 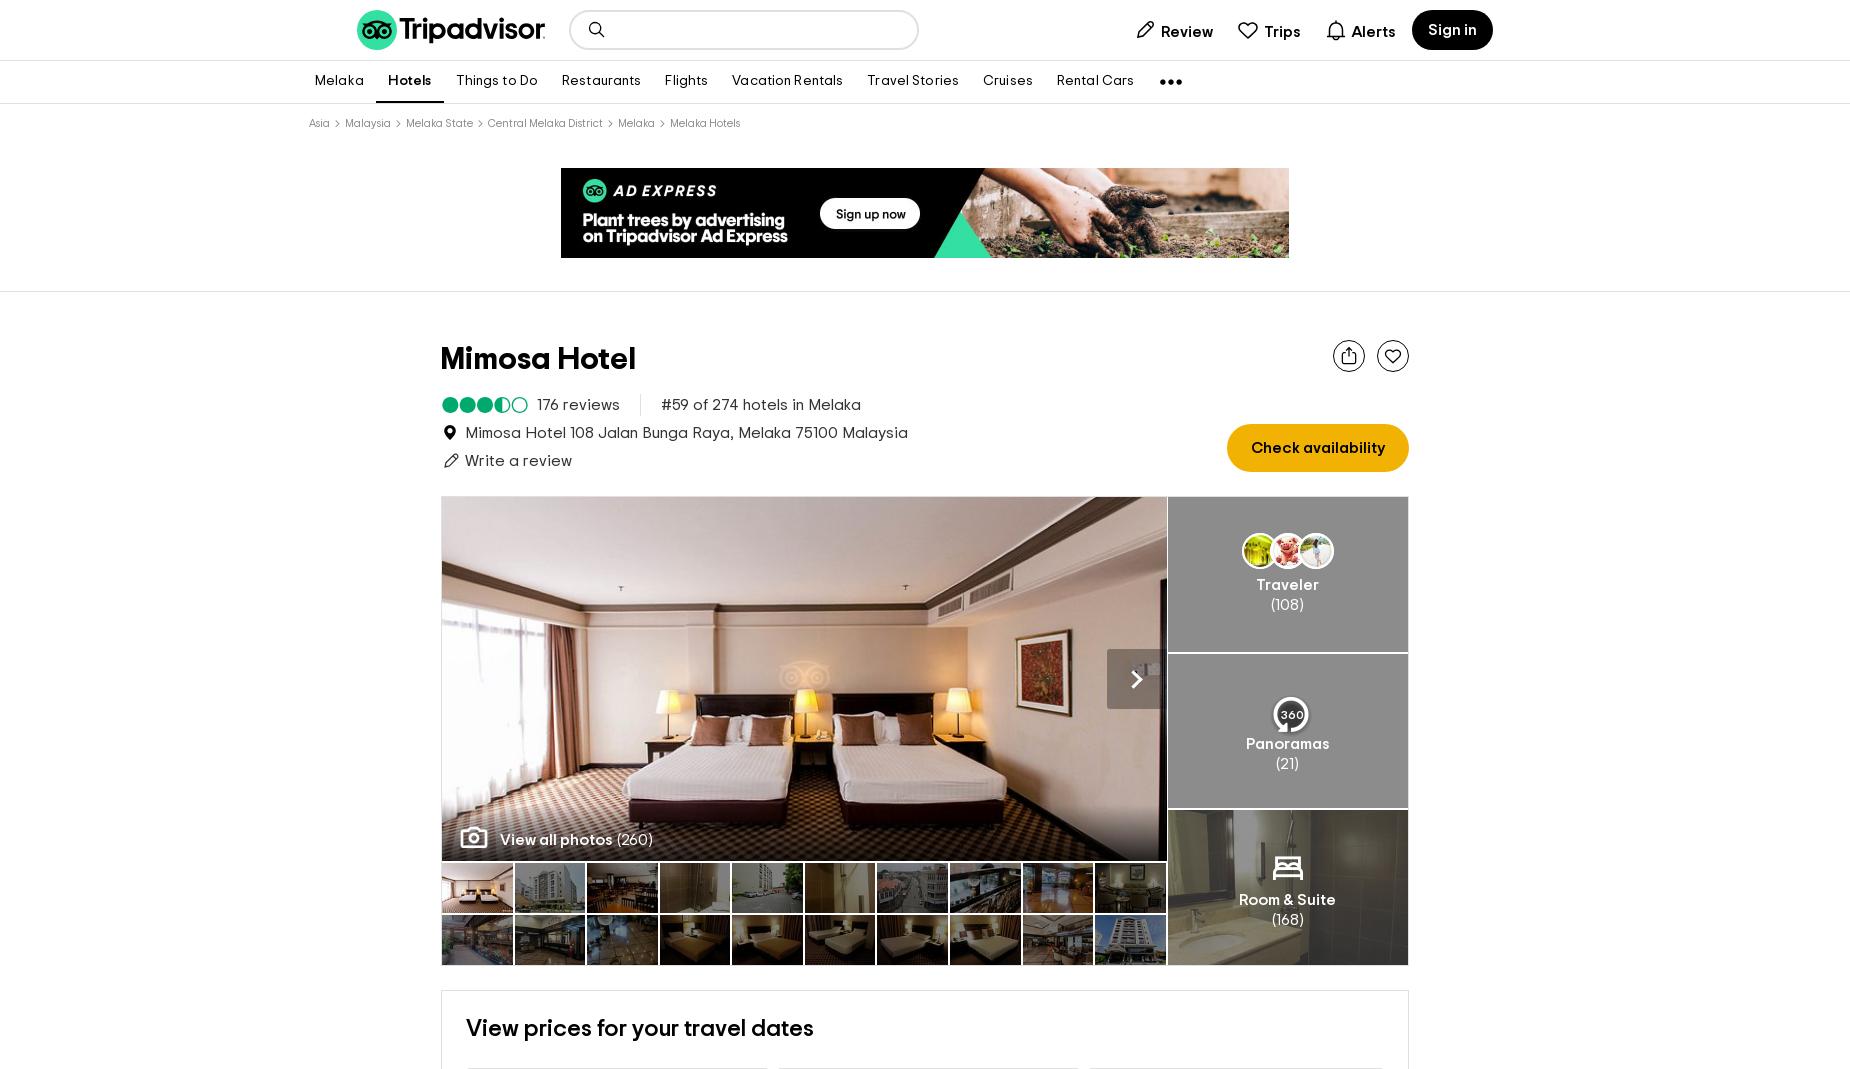 I want to click on 'Mimosa Hotel 108 Jalan Bunga Raya, Melaka 75100 Malaysia', so click(x=686, y=432).